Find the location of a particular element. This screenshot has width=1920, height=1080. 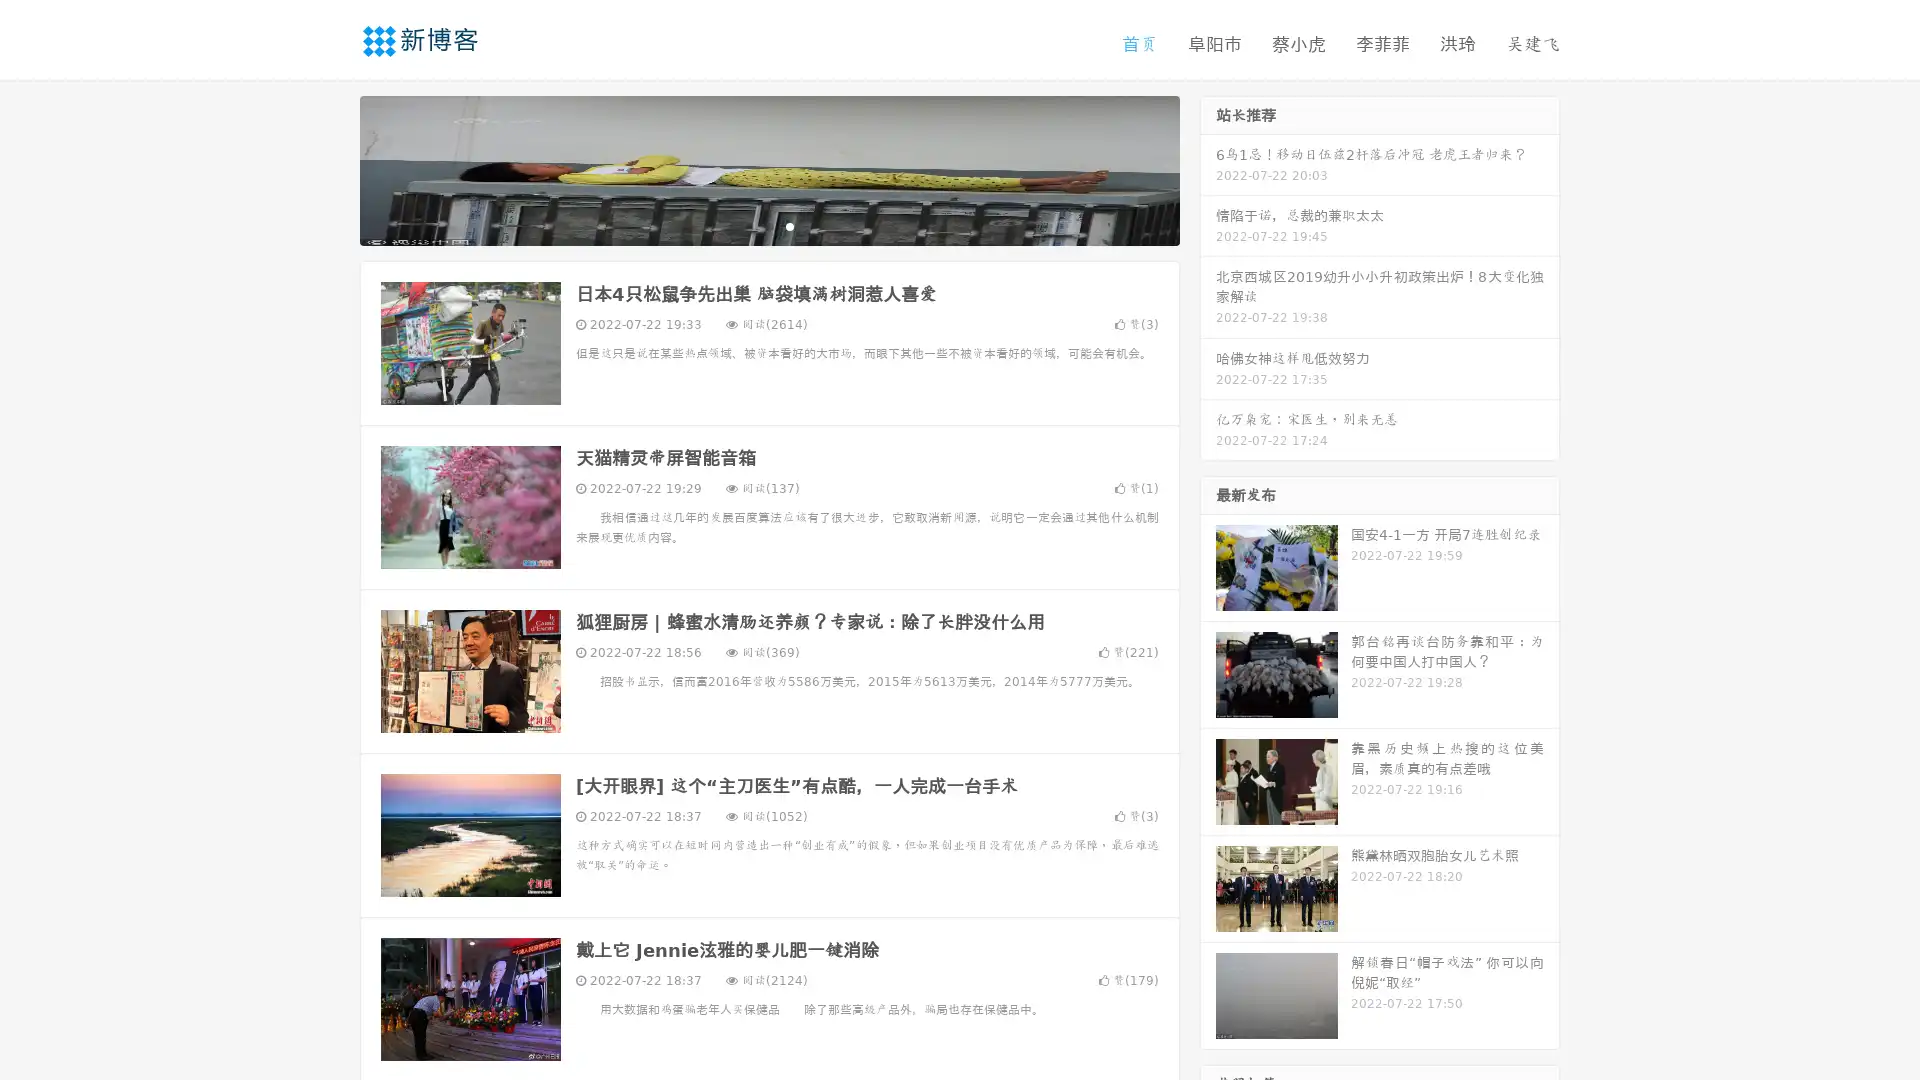

Go to slide 1 is located at coordinates (748, 225).